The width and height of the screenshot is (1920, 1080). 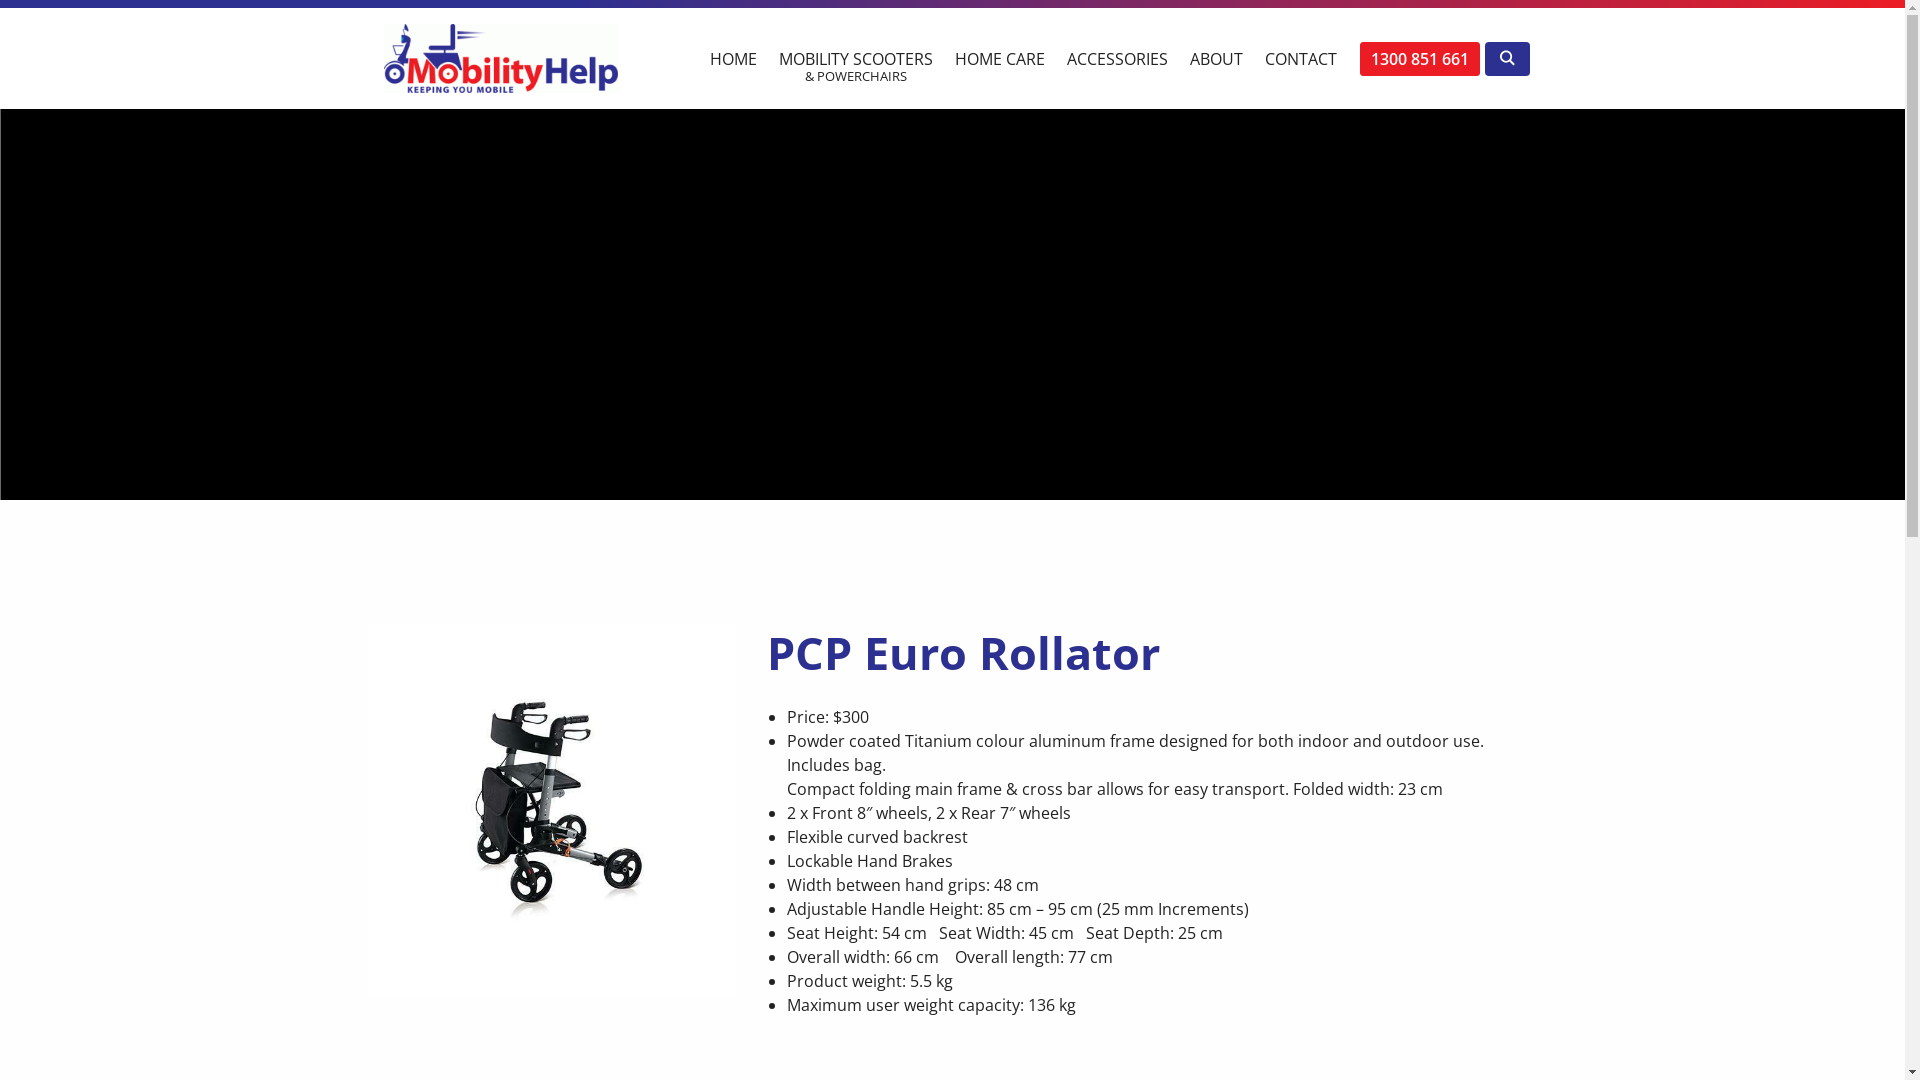 I want to click on '1300 851 661', so click(x=1359, y=57).